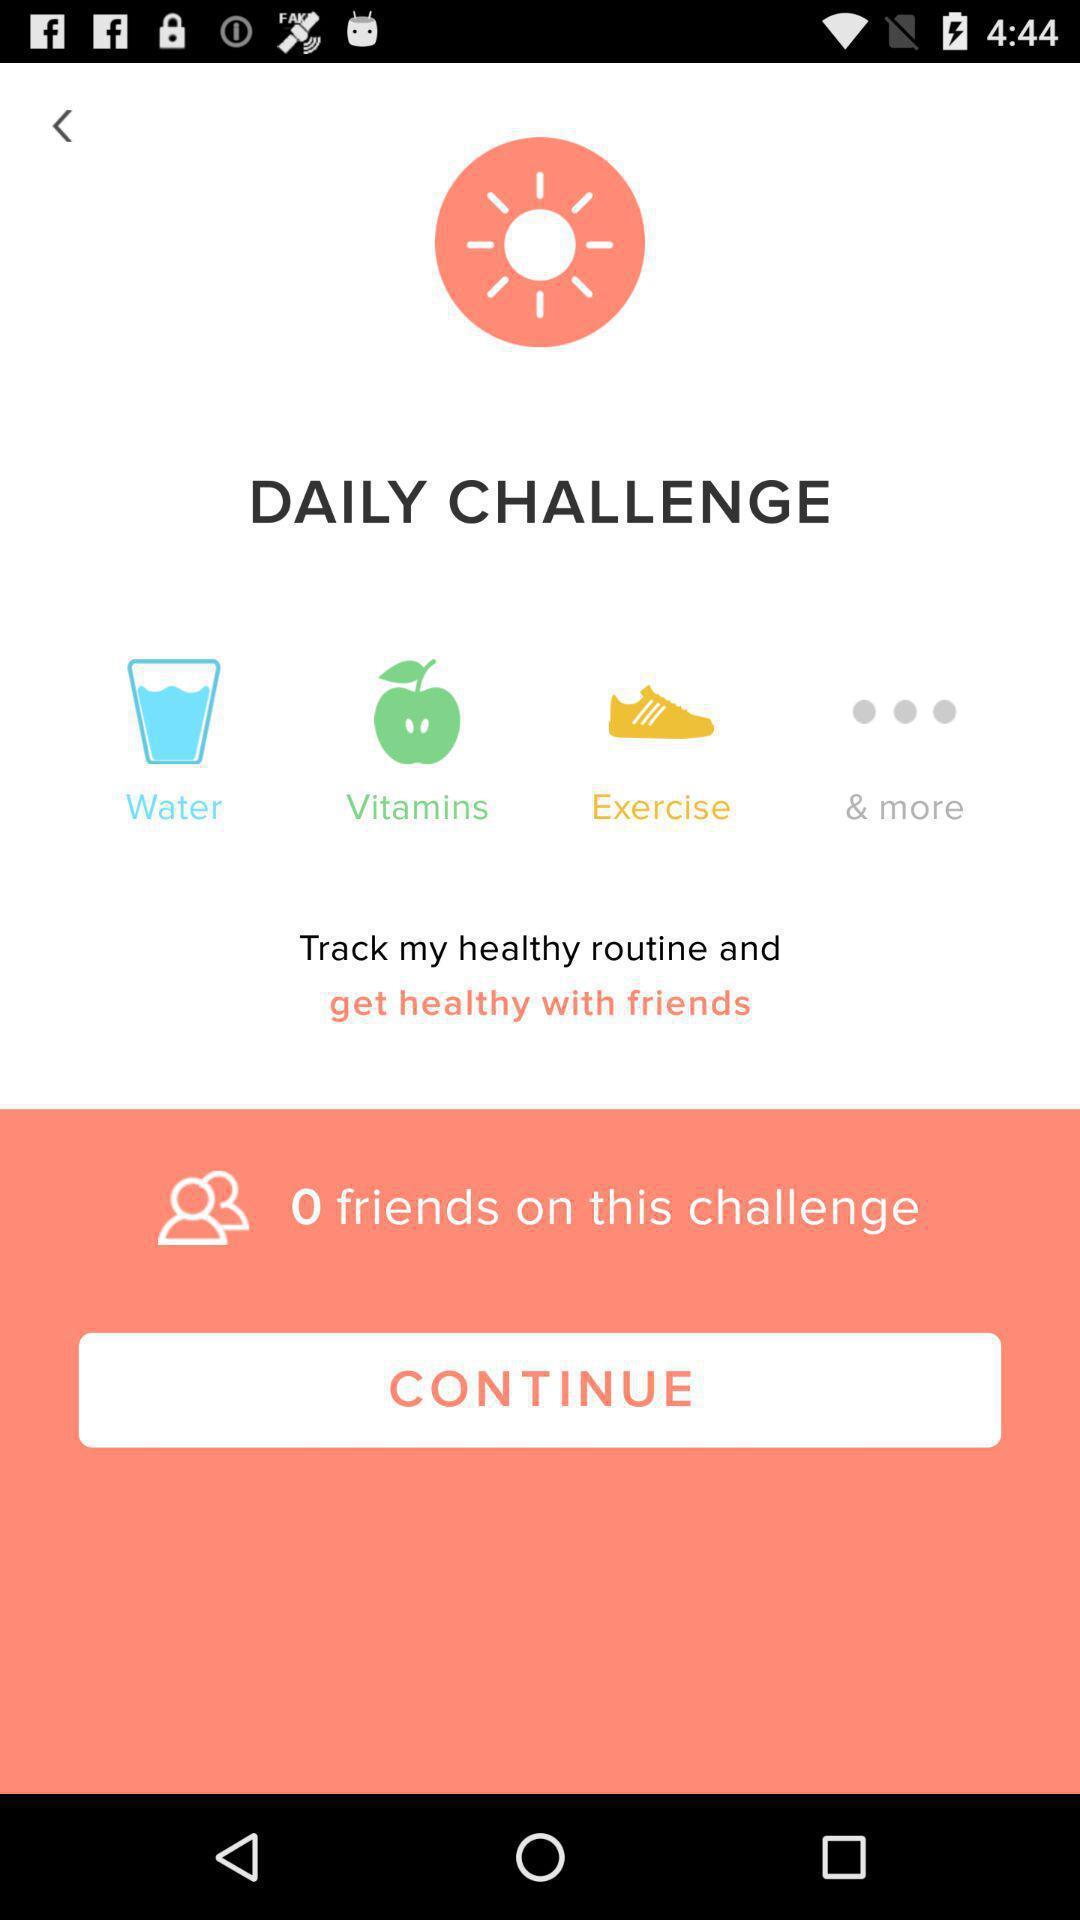 The height and width of the screenshot is (1920, 1080). What do you see at coordinates (61, 133) in the screenshot?
I see `the arrow_backward icon` at bounding box center [61, 133].